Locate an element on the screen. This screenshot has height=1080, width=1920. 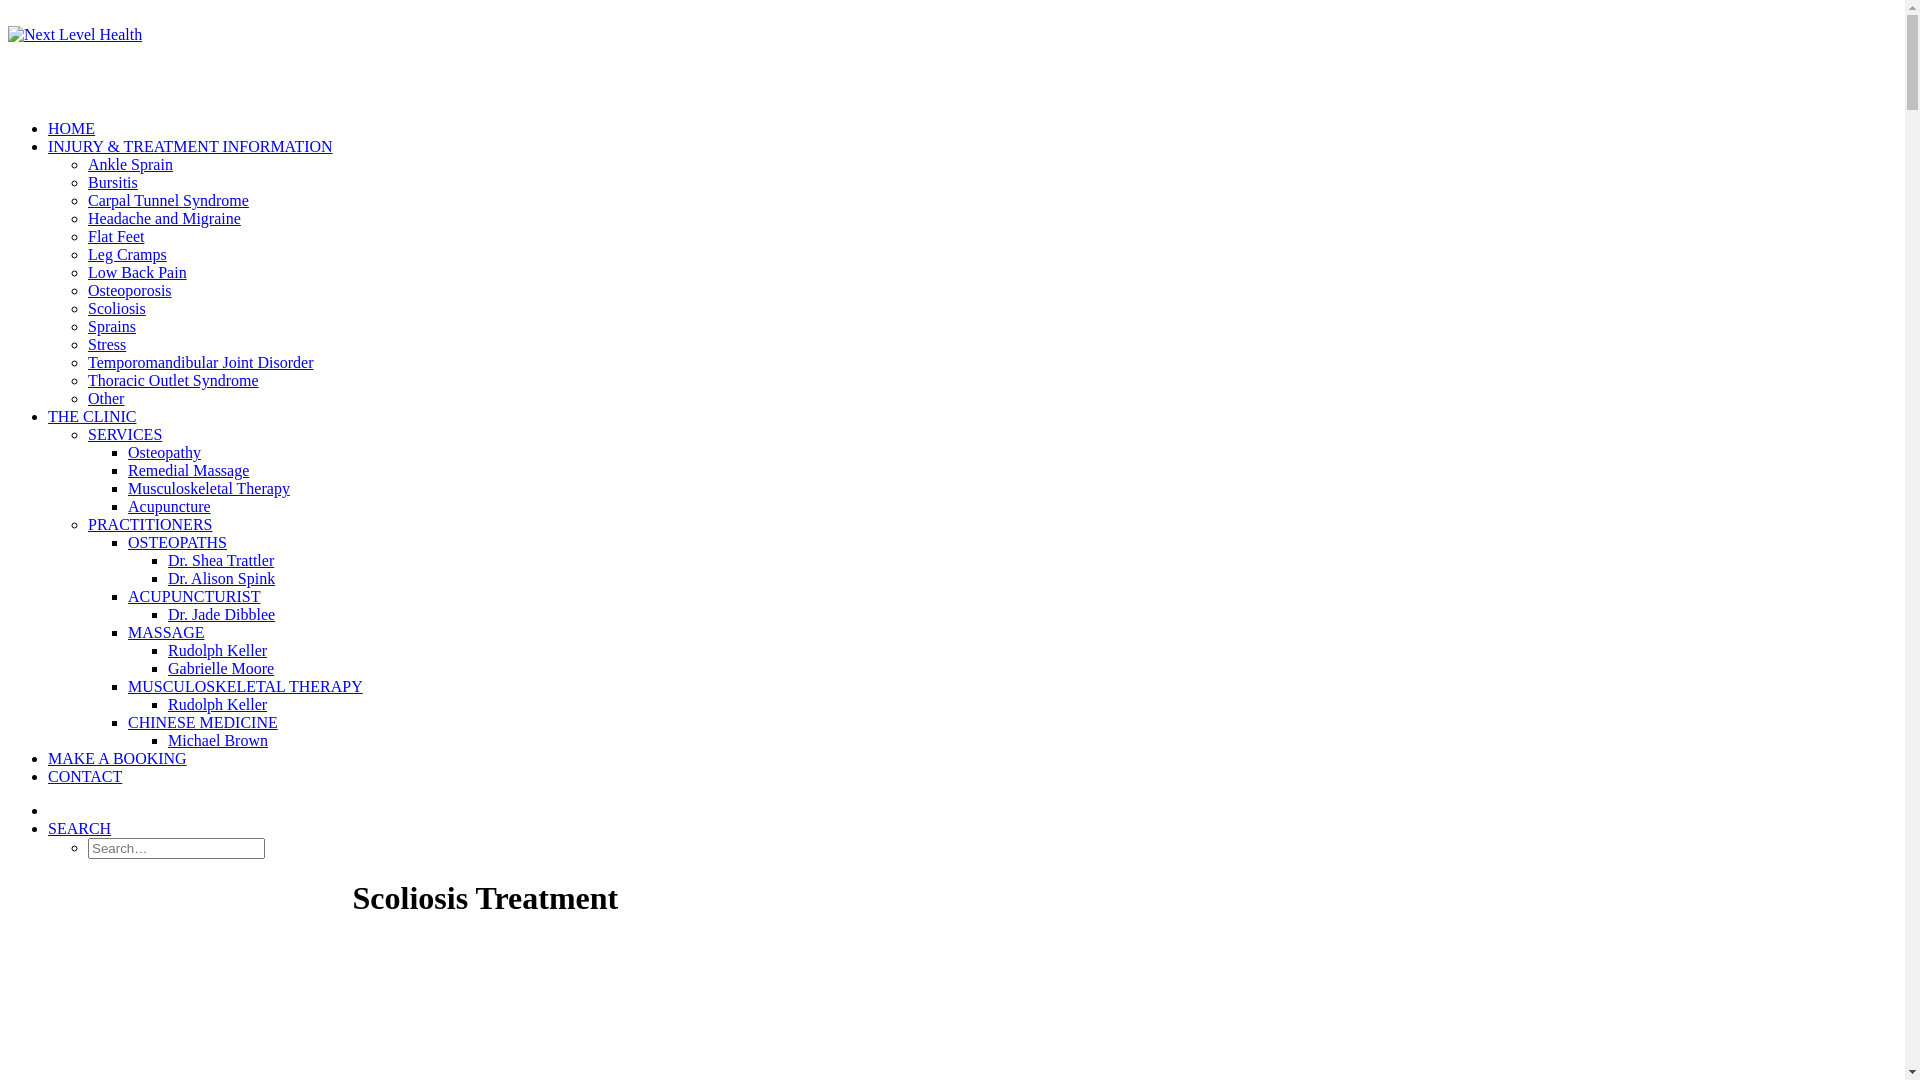
'HOME' is located at coordinates (48, 128).